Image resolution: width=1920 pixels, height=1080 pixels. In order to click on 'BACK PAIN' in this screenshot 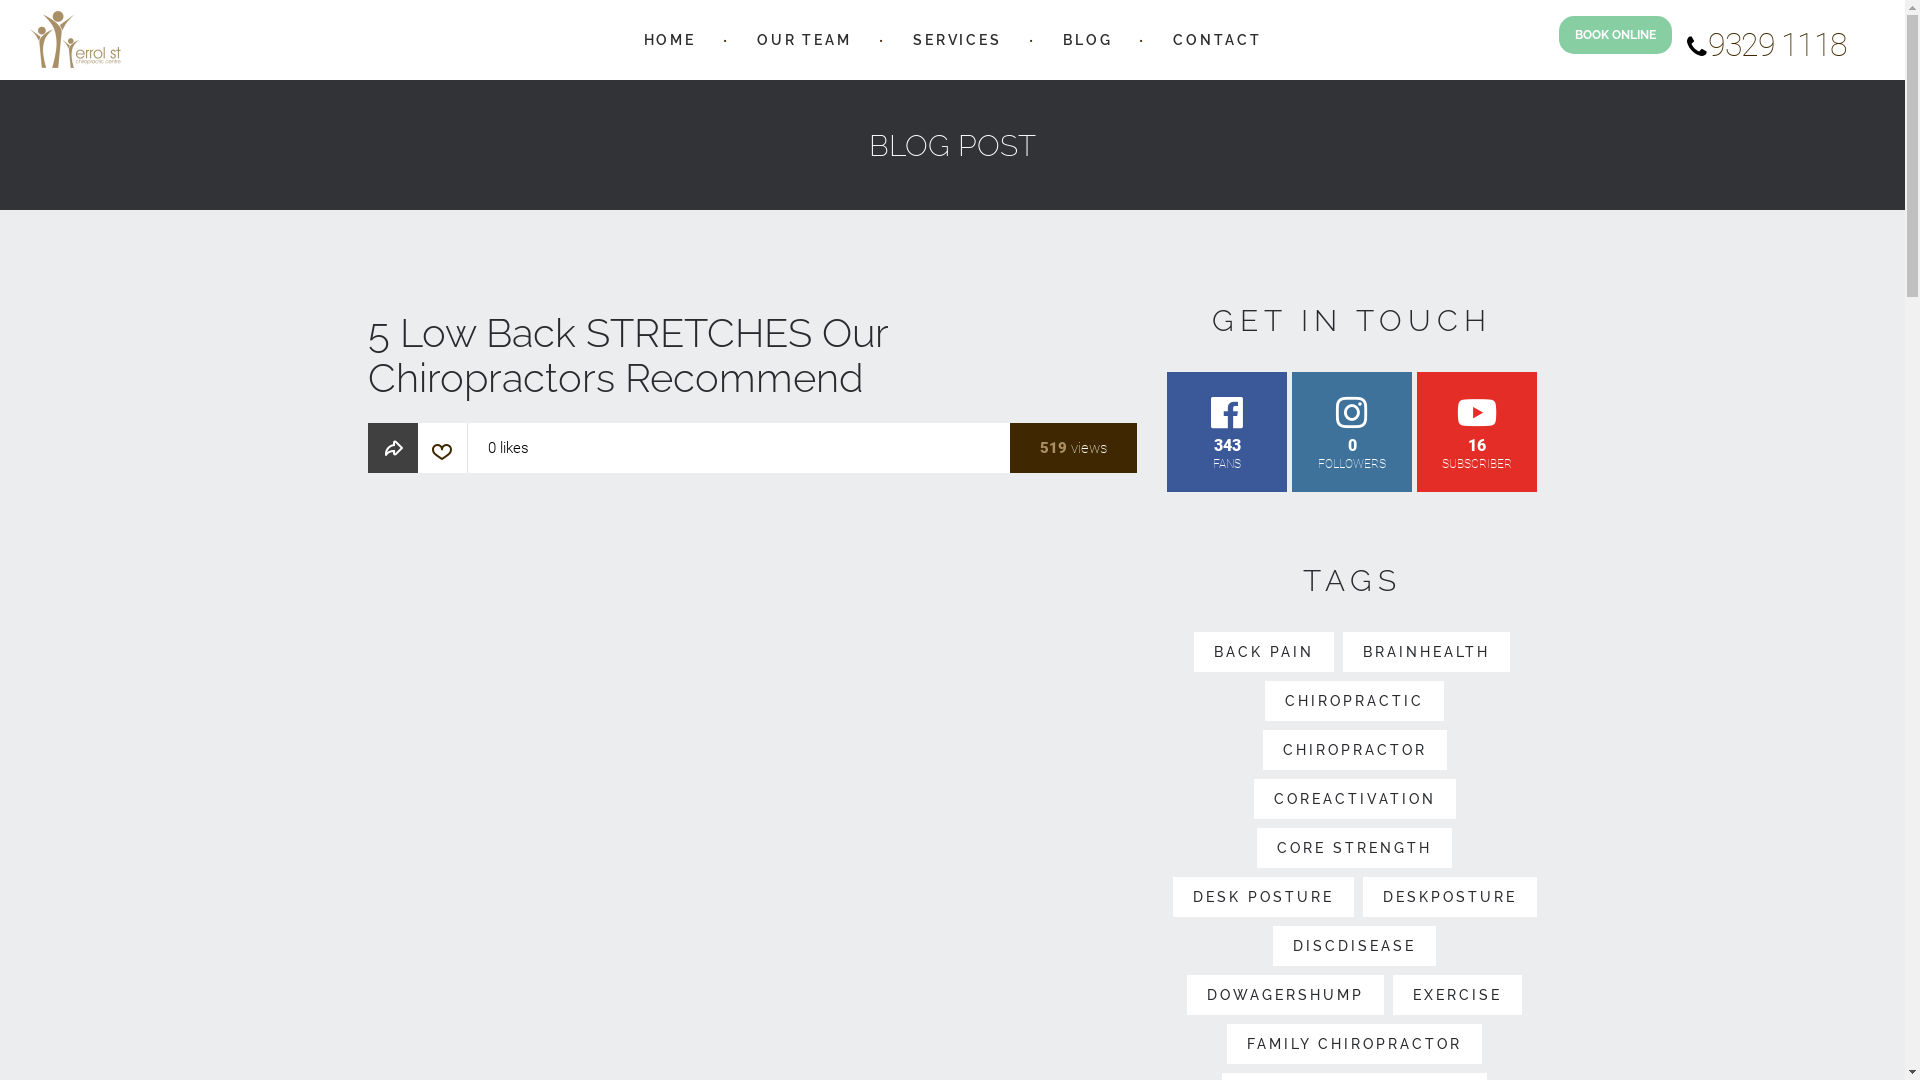, I will do `click(1262, 651)`.